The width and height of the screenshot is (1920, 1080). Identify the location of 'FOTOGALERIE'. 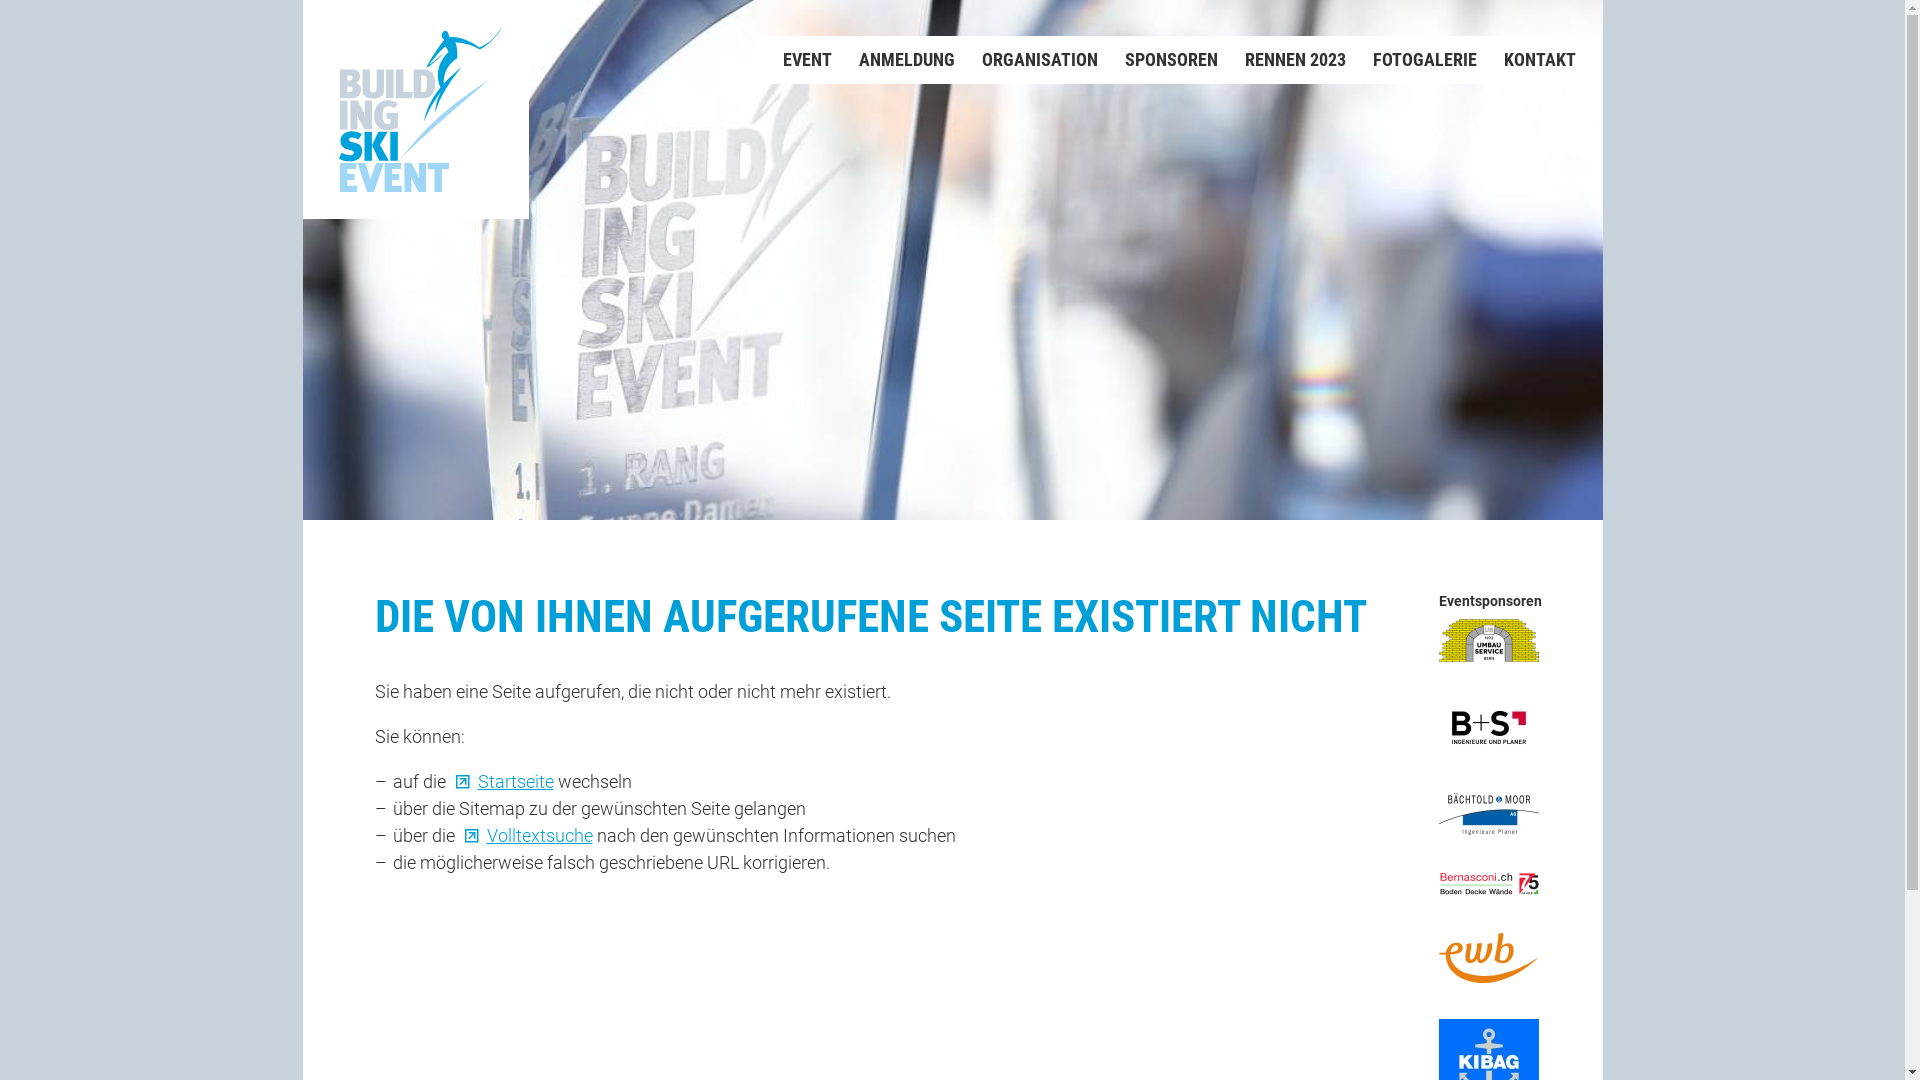
(1410, 59).